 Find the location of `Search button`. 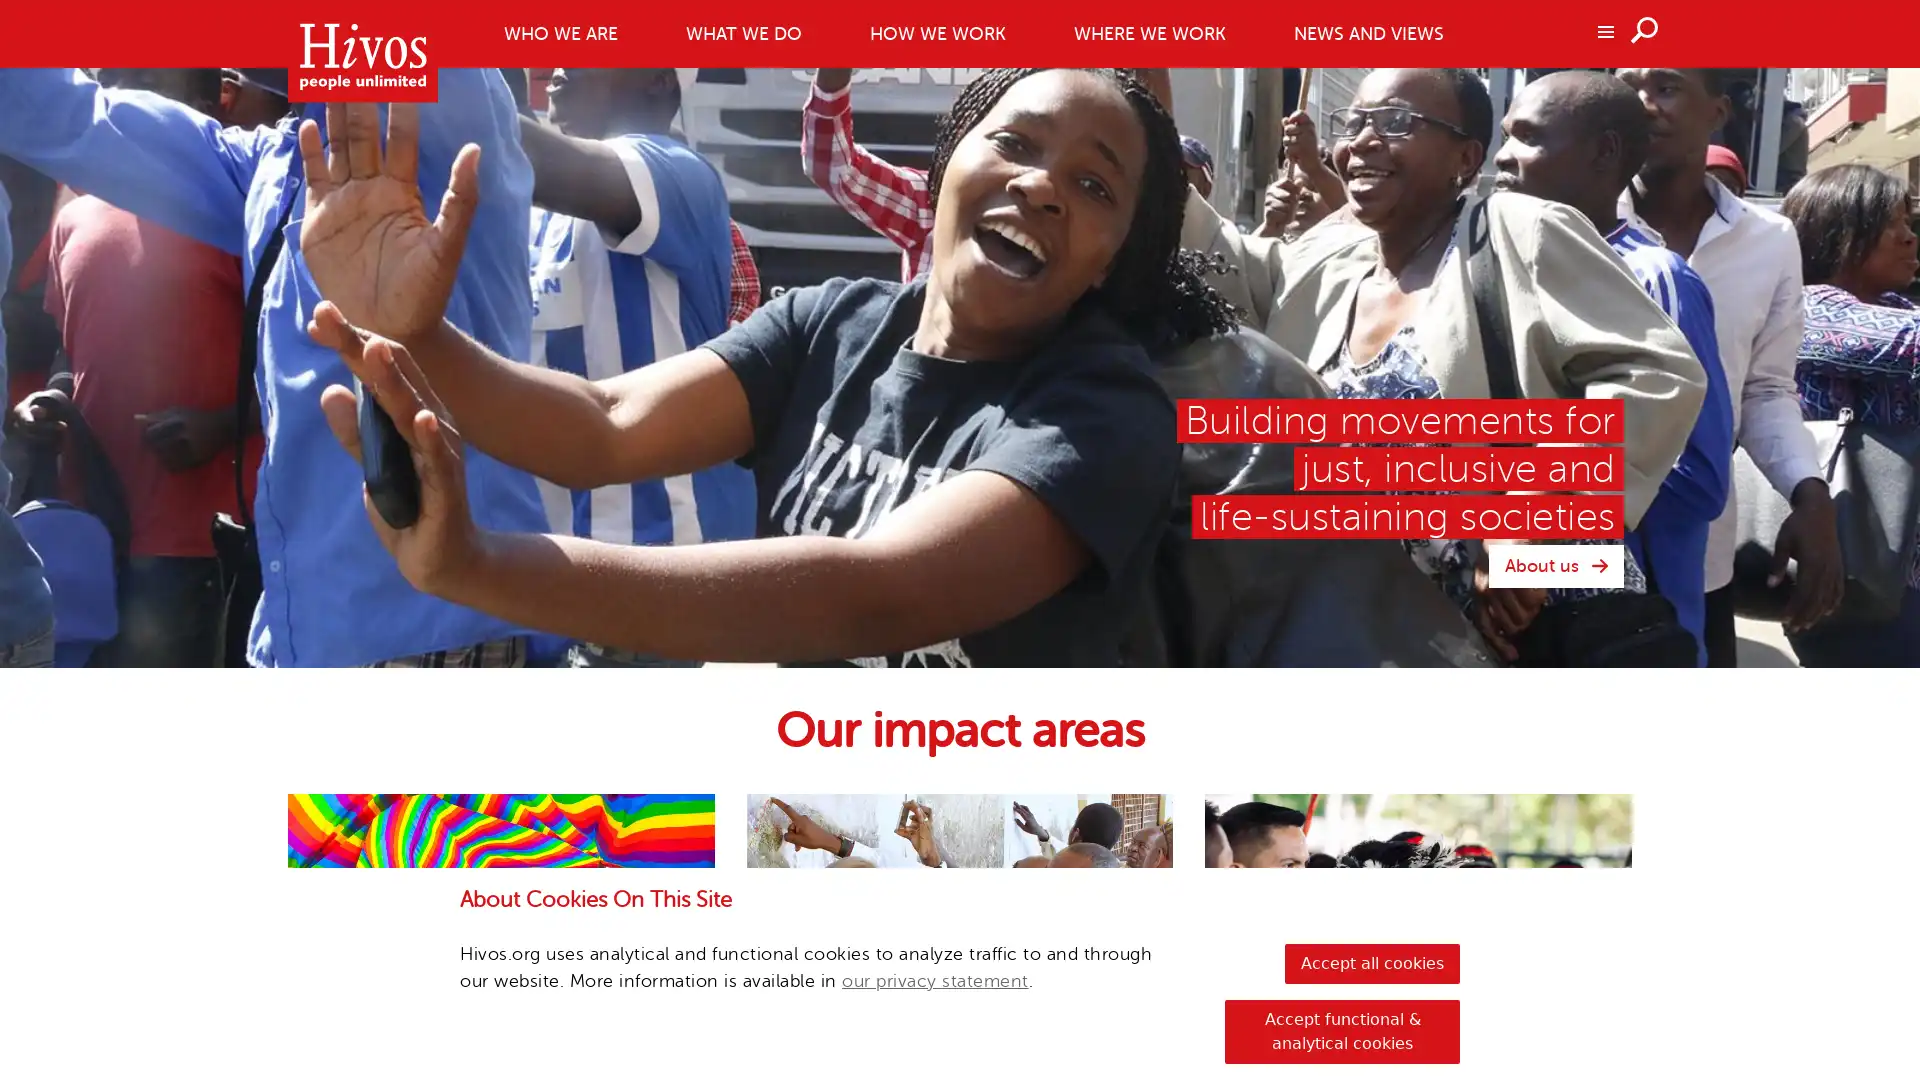

Search button is located at coordinates (1646, 29).